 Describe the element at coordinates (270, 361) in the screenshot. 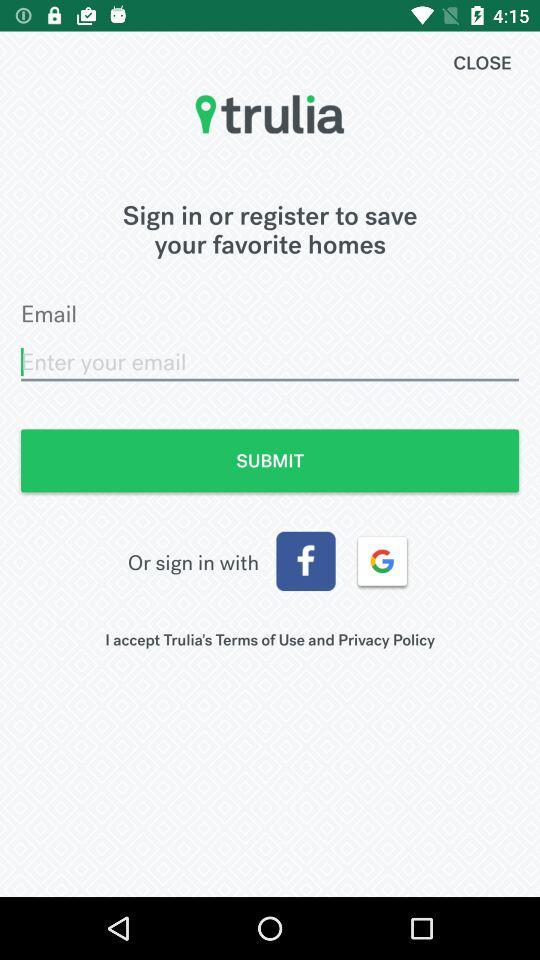

I see `the item above submit item` at that location.